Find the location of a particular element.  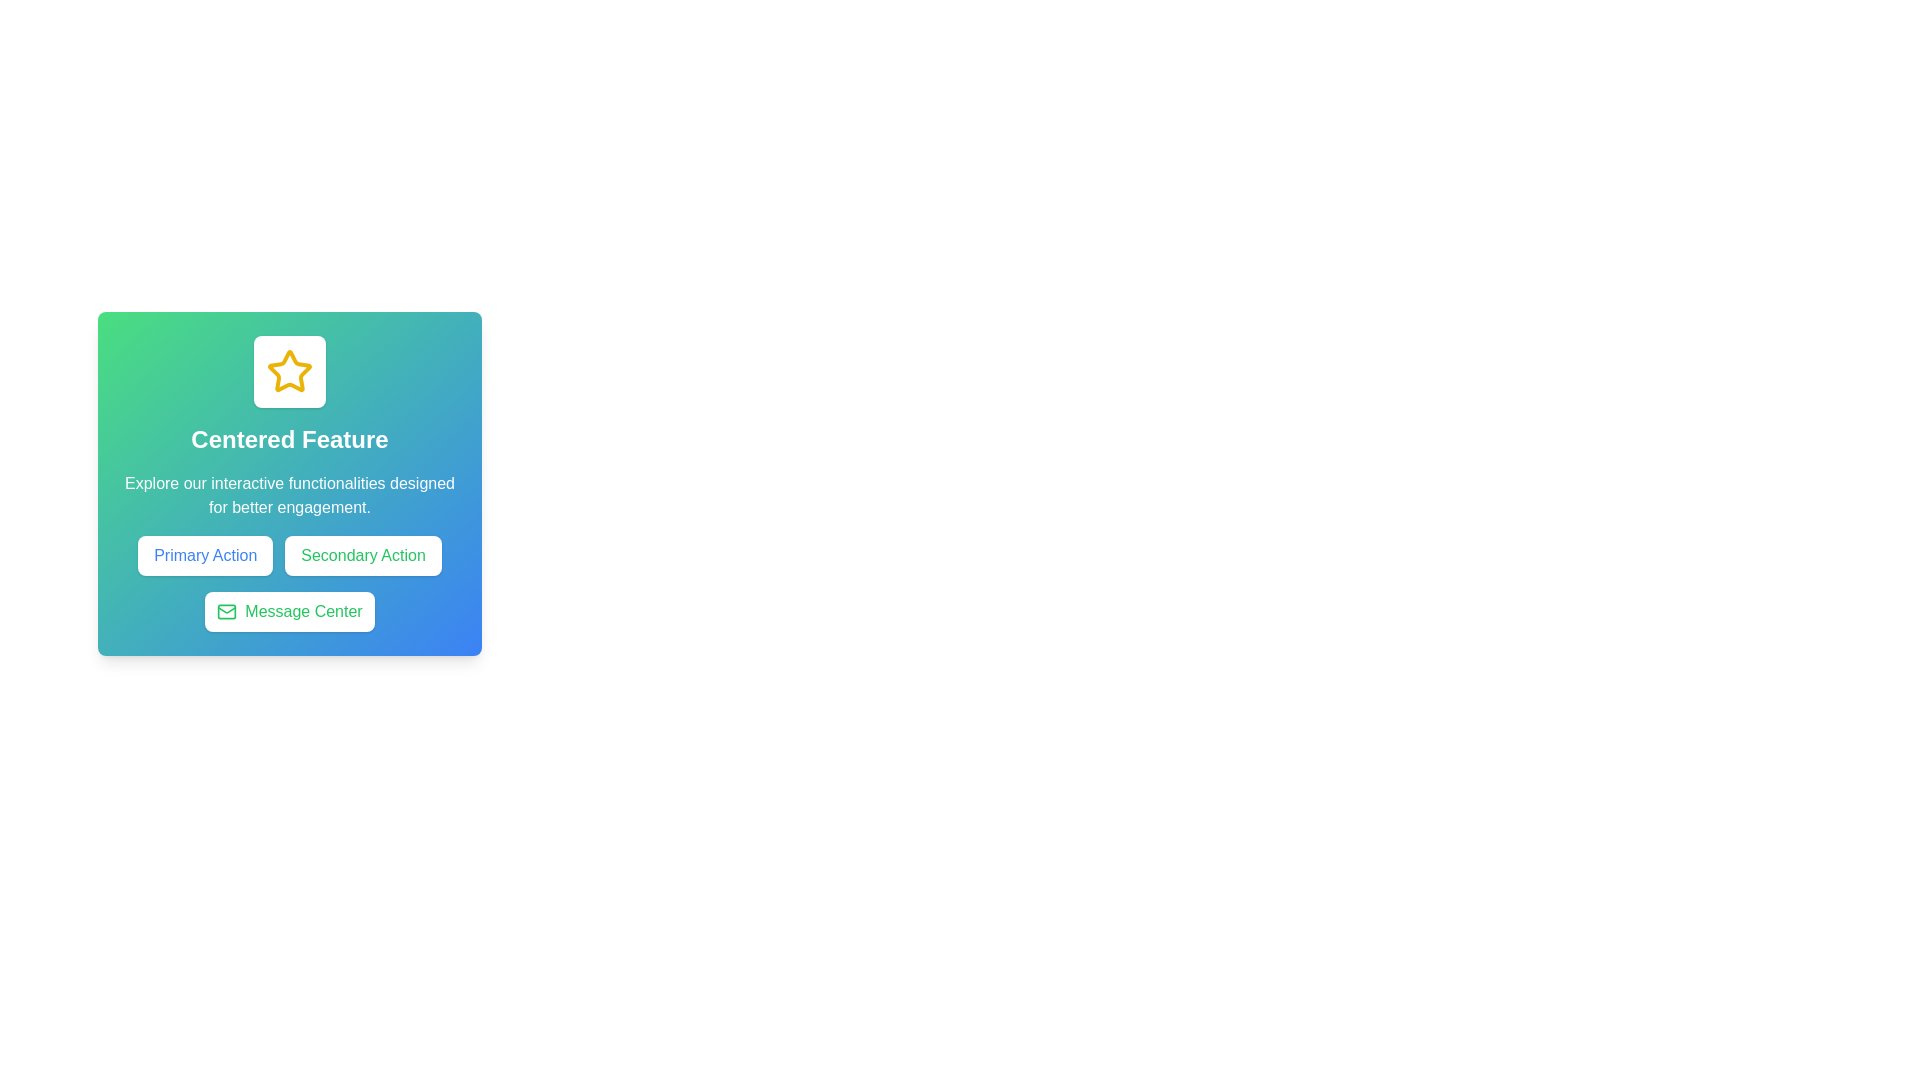

the 'Message Center' button which encompasses the envelope icon represented by a white rectangular shape with rounded corners is located at coordinates (227, 611).